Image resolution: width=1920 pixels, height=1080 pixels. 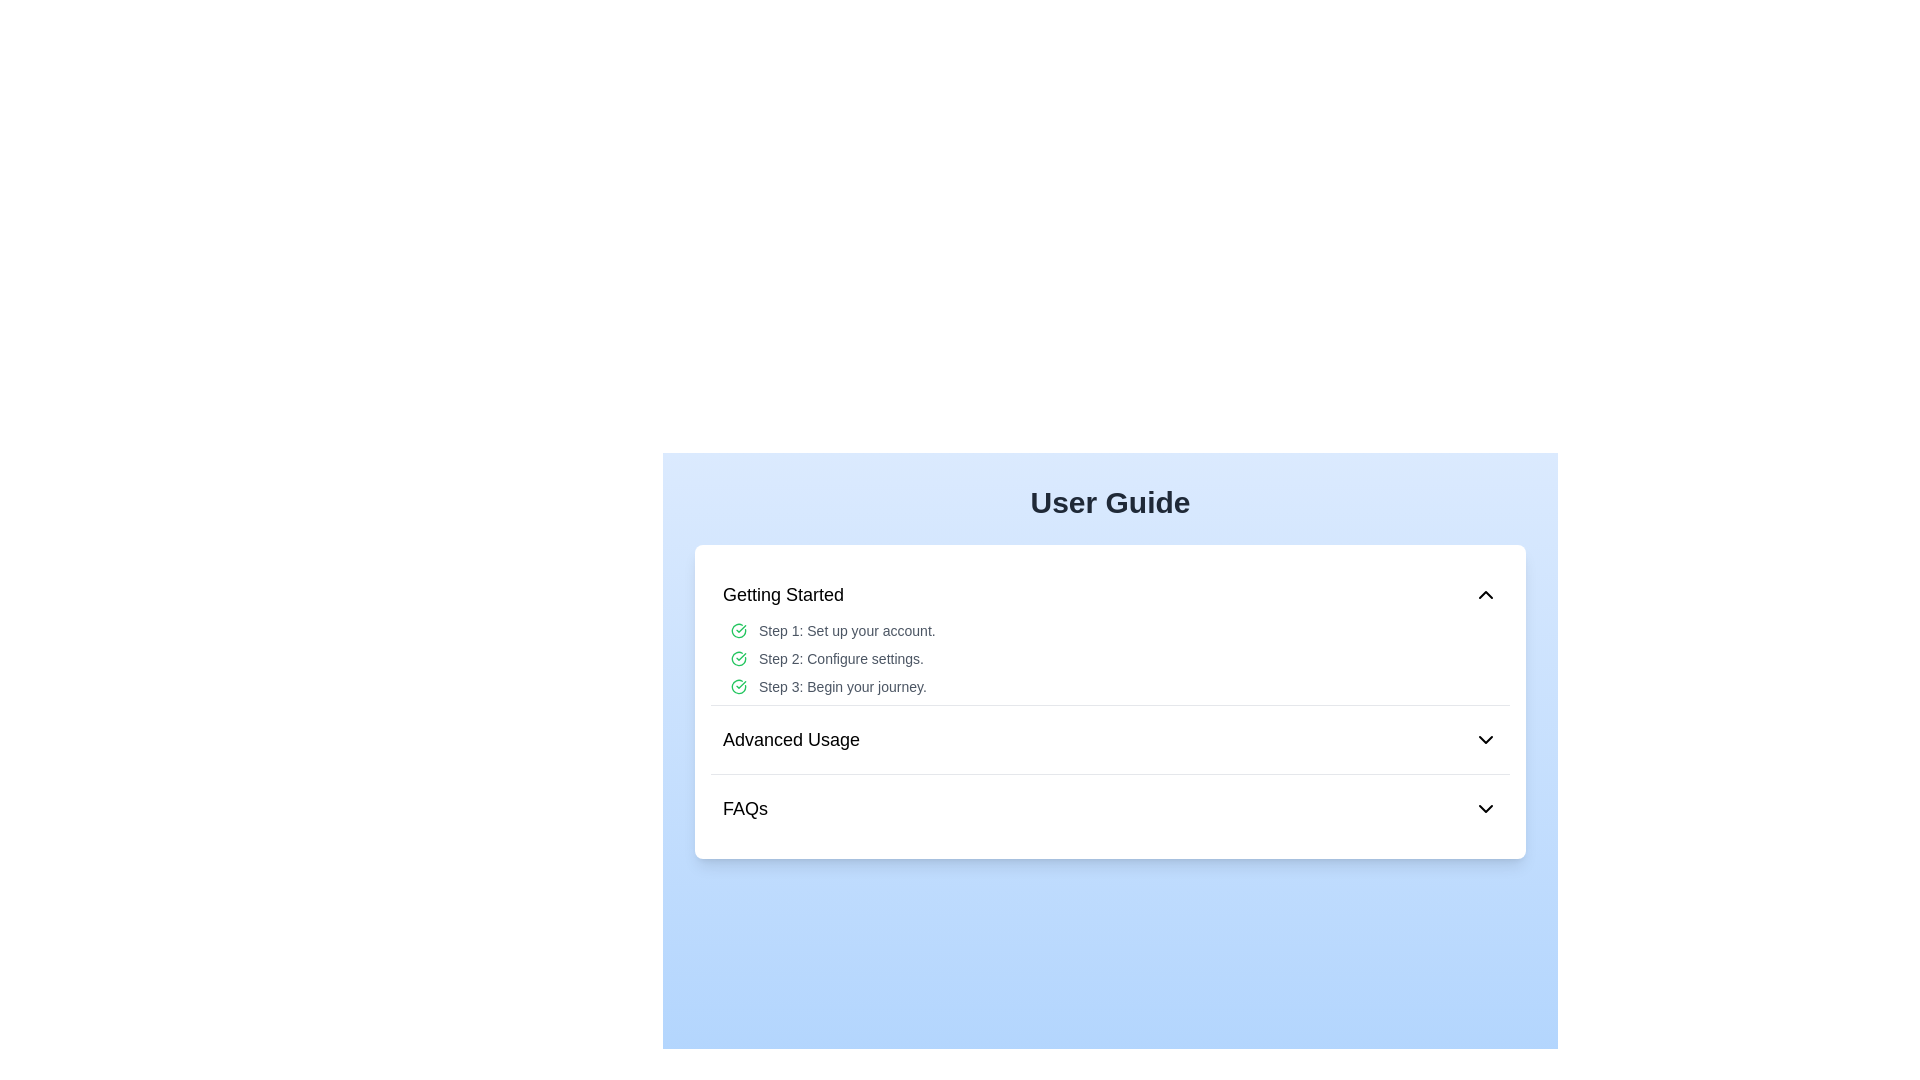 What do you see at coordinates (738, 659) in the screenshot?
I see `the checkmark icon indicating that 'Step 2: Configure settings.' has been completed in the 'Getting Started' section under the 'User Guide' header` at bounding box center [738, 659].